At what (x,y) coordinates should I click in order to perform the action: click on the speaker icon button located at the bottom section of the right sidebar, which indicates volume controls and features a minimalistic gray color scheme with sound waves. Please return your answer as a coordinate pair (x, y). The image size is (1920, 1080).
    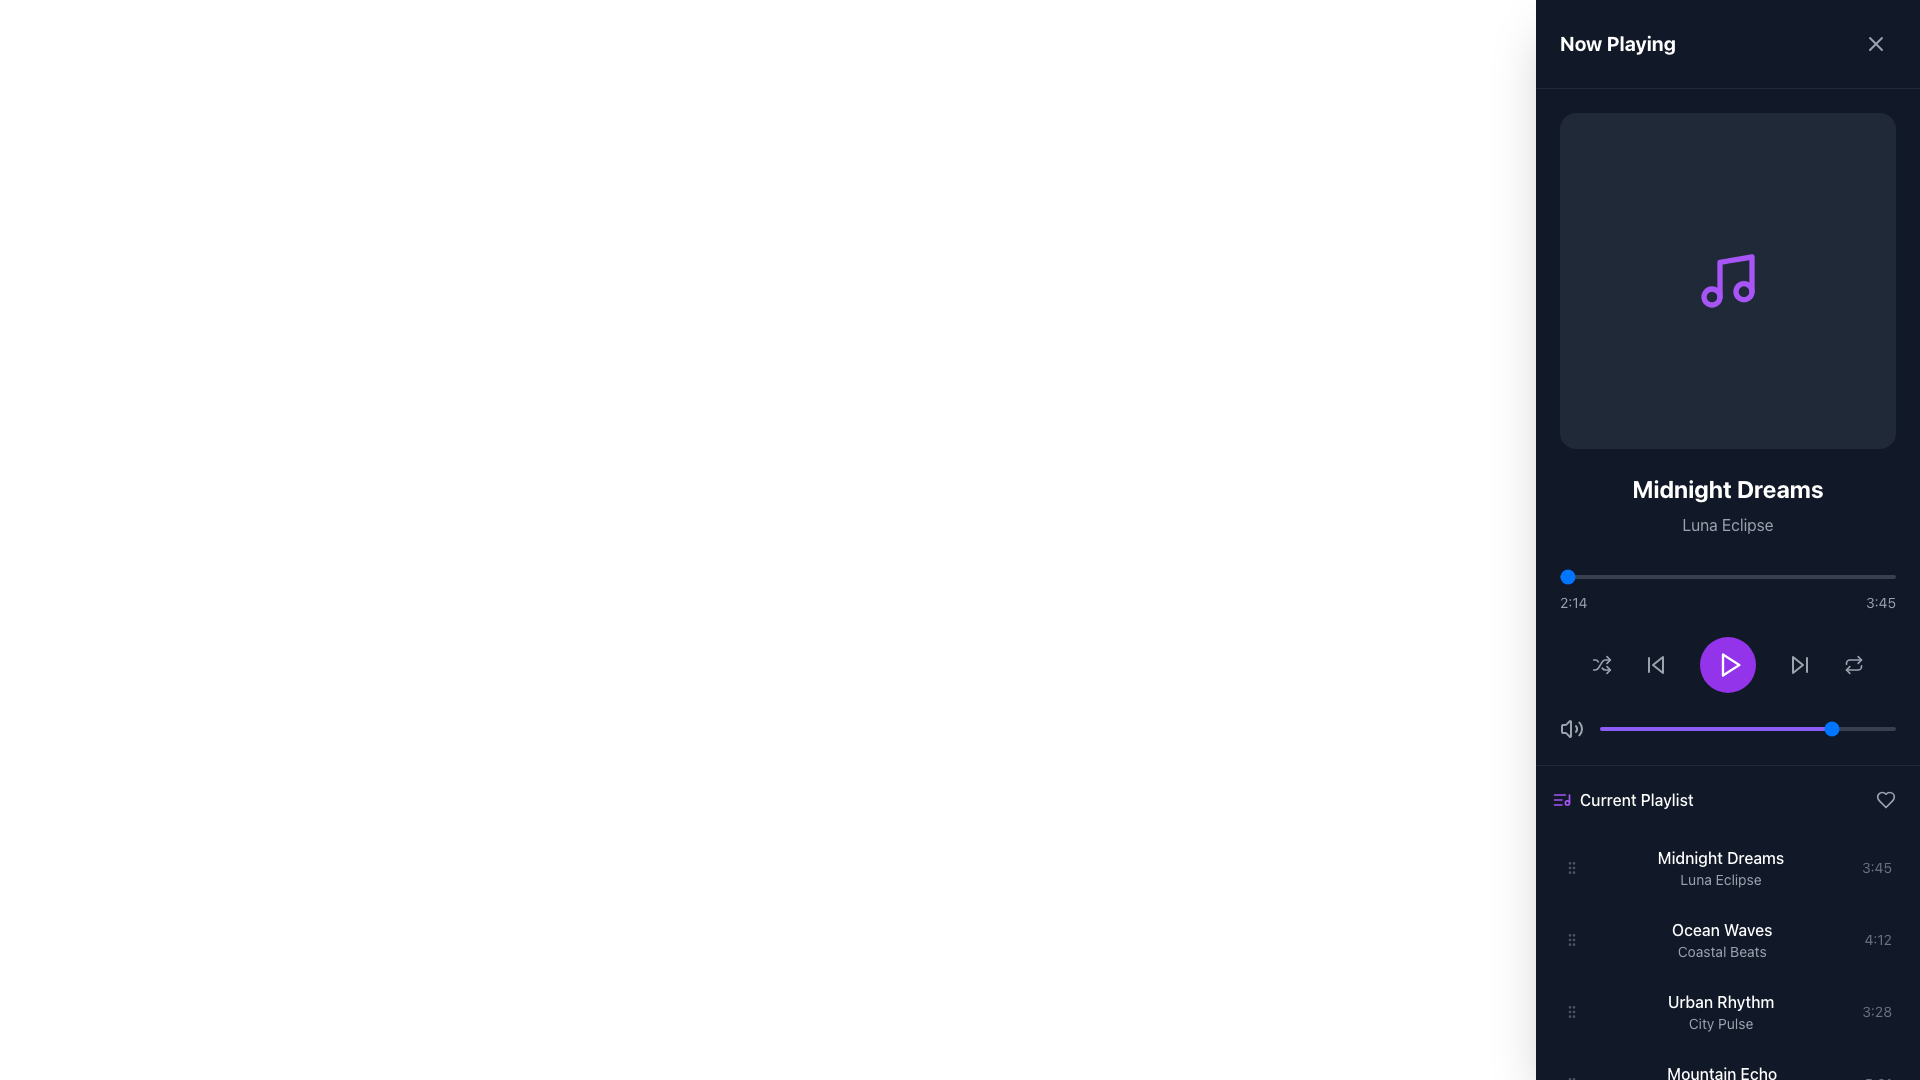
    Looking at the image, I should click on (1570, 729).